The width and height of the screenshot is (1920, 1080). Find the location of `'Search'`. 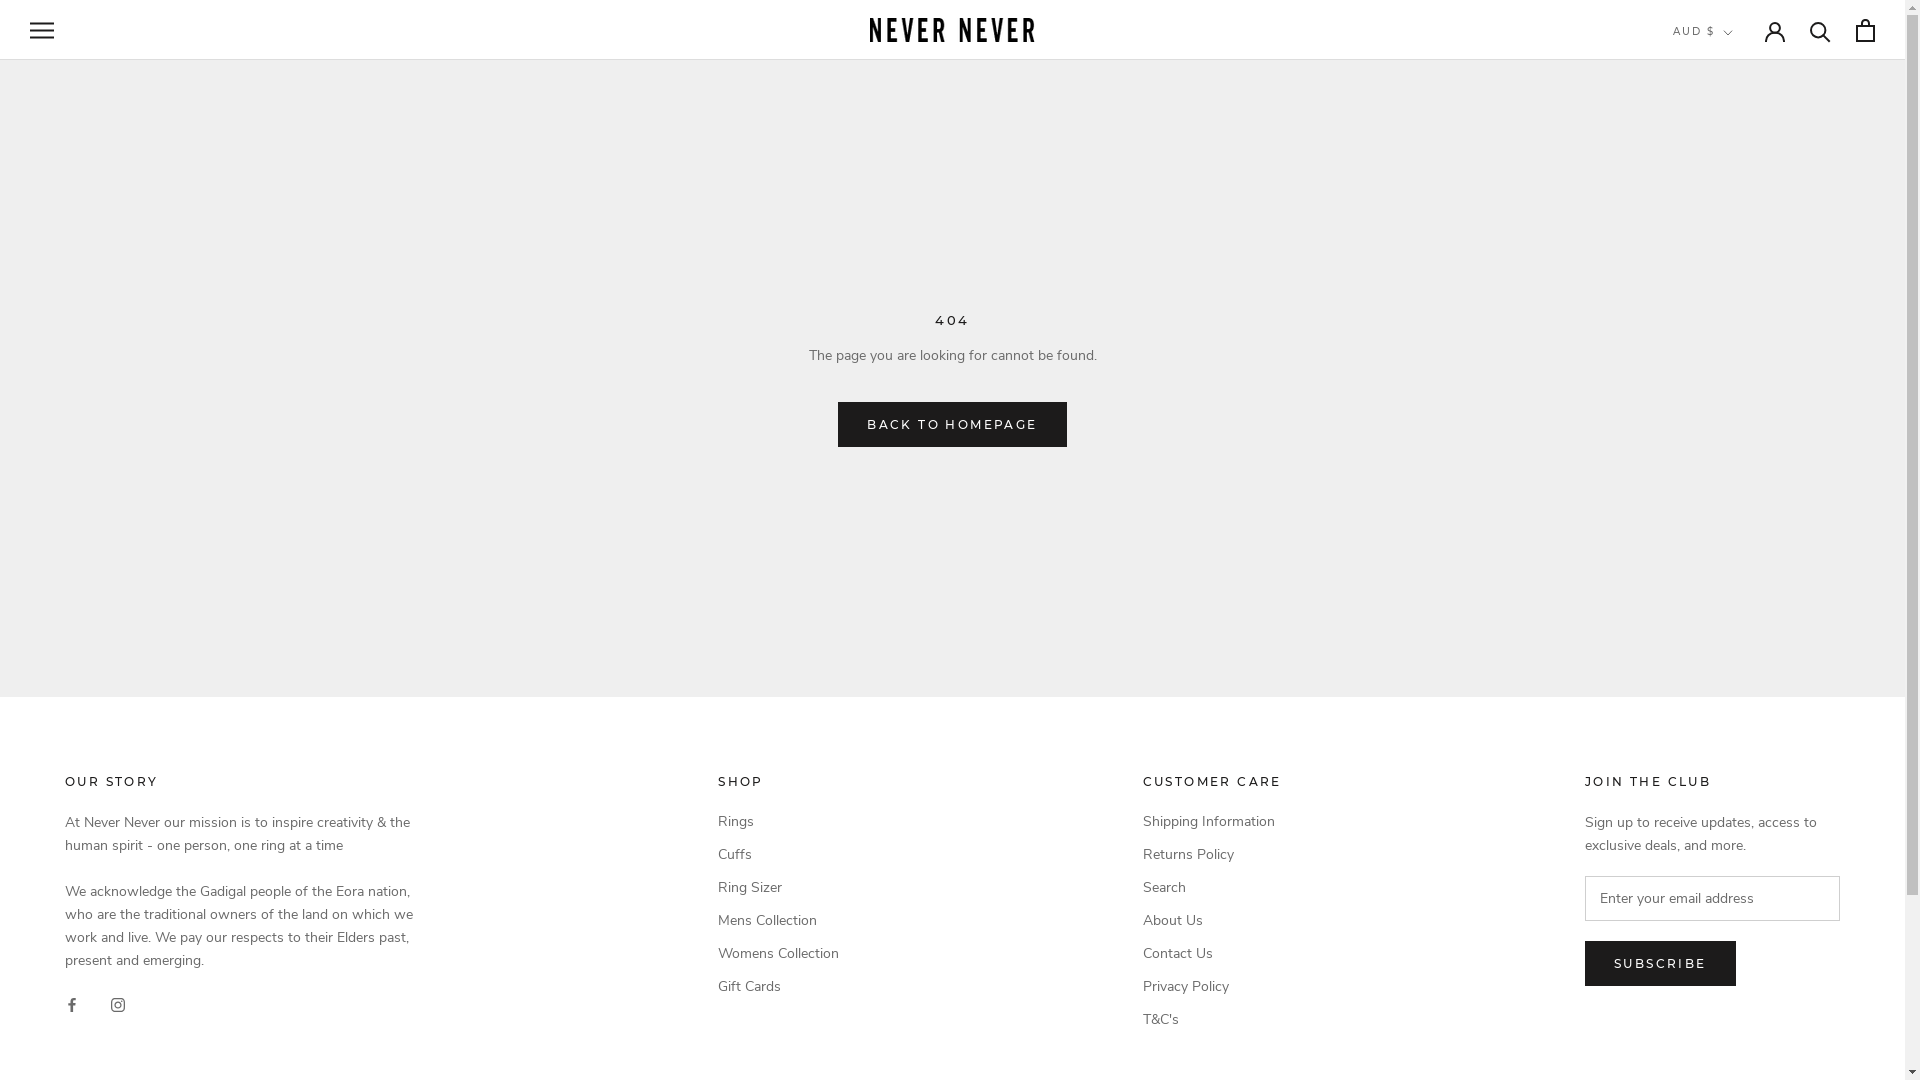

'Search' is located at coordinates (1211, 886).